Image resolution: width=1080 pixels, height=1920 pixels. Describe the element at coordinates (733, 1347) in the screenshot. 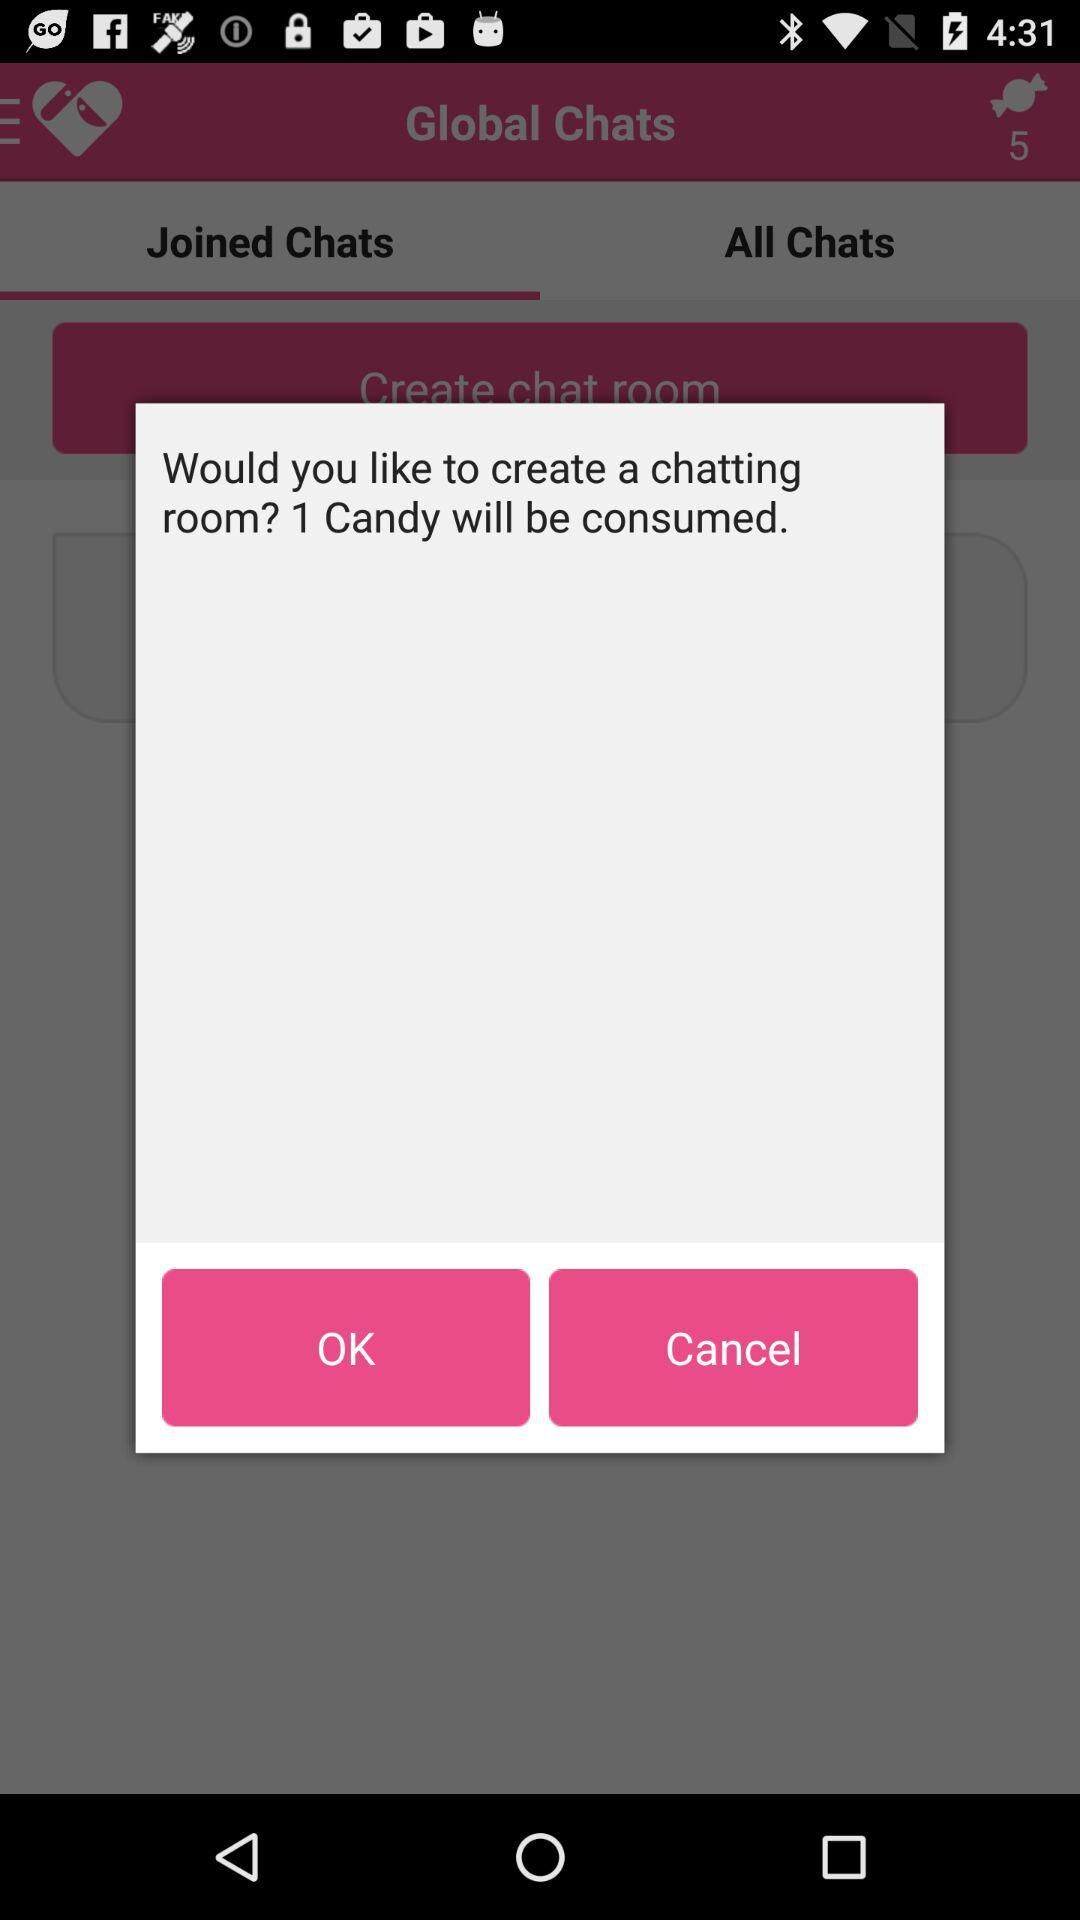

I see `the cancel` at that location.